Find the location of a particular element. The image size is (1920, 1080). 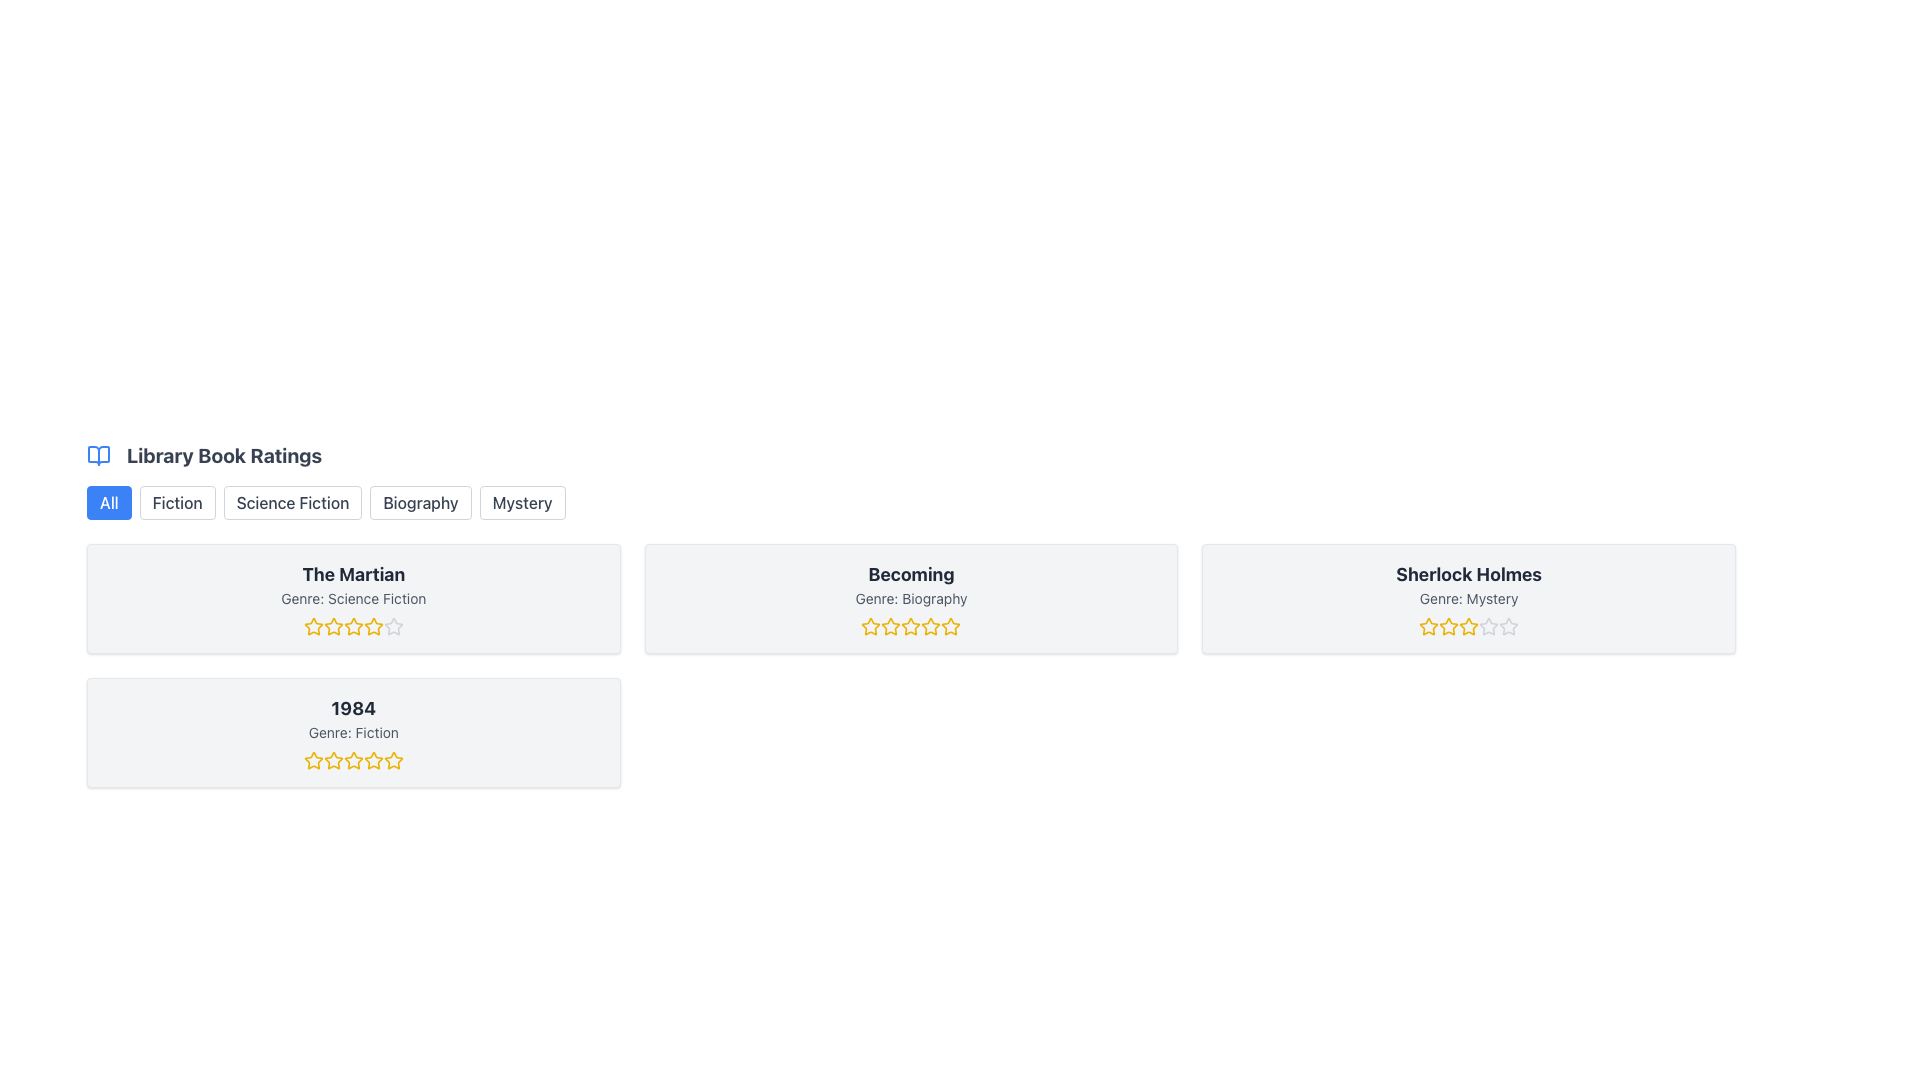

the text label 'The Martian' which is styled in bold, large gray font and located at the top of the leftmost column in the grid layout is located at coordinates (353, 574).